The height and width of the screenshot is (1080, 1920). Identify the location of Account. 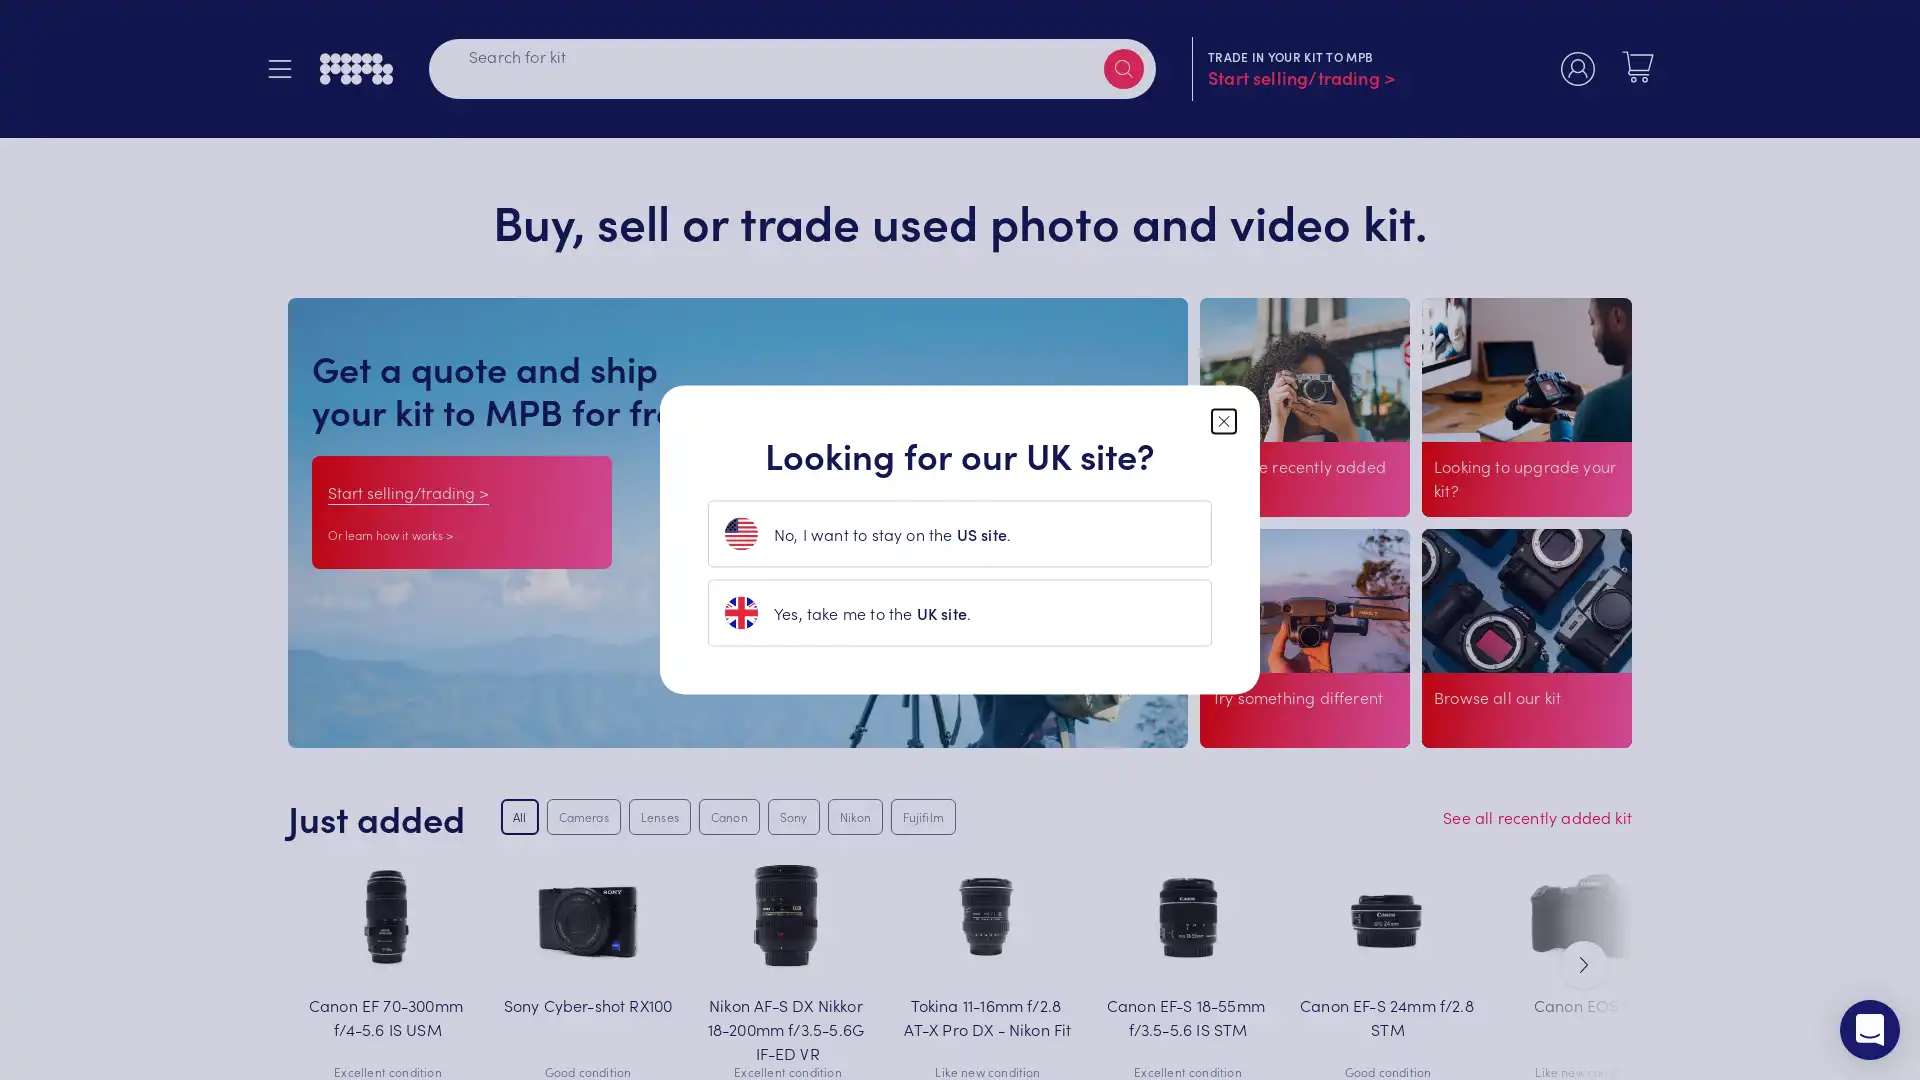
(1577, 71).